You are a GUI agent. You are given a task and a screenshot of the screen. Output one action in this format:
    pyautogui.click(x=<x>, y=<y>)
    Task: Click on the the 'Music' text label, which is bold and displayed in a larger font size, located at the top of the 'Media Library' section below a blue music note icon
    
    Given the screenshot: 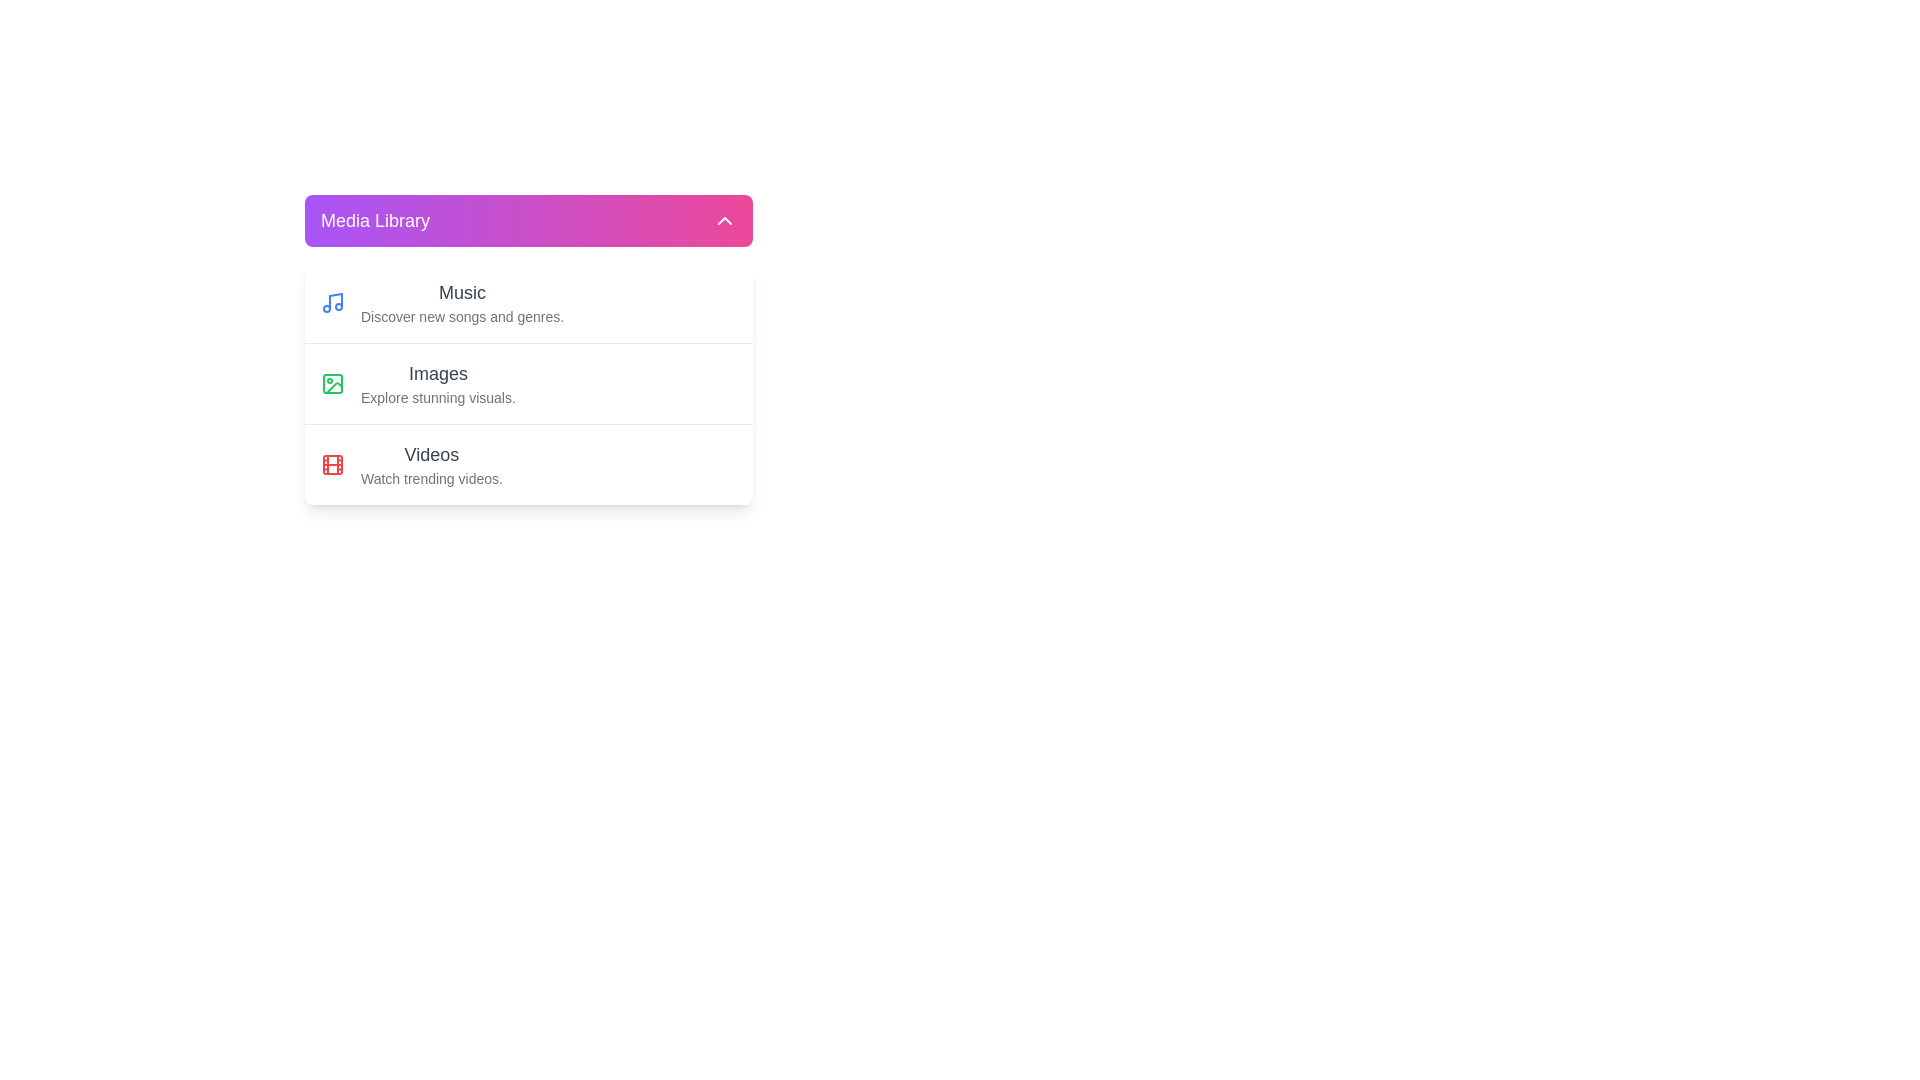 What is the action you would take?
    pyautogui.click(x=461, y=293)
    